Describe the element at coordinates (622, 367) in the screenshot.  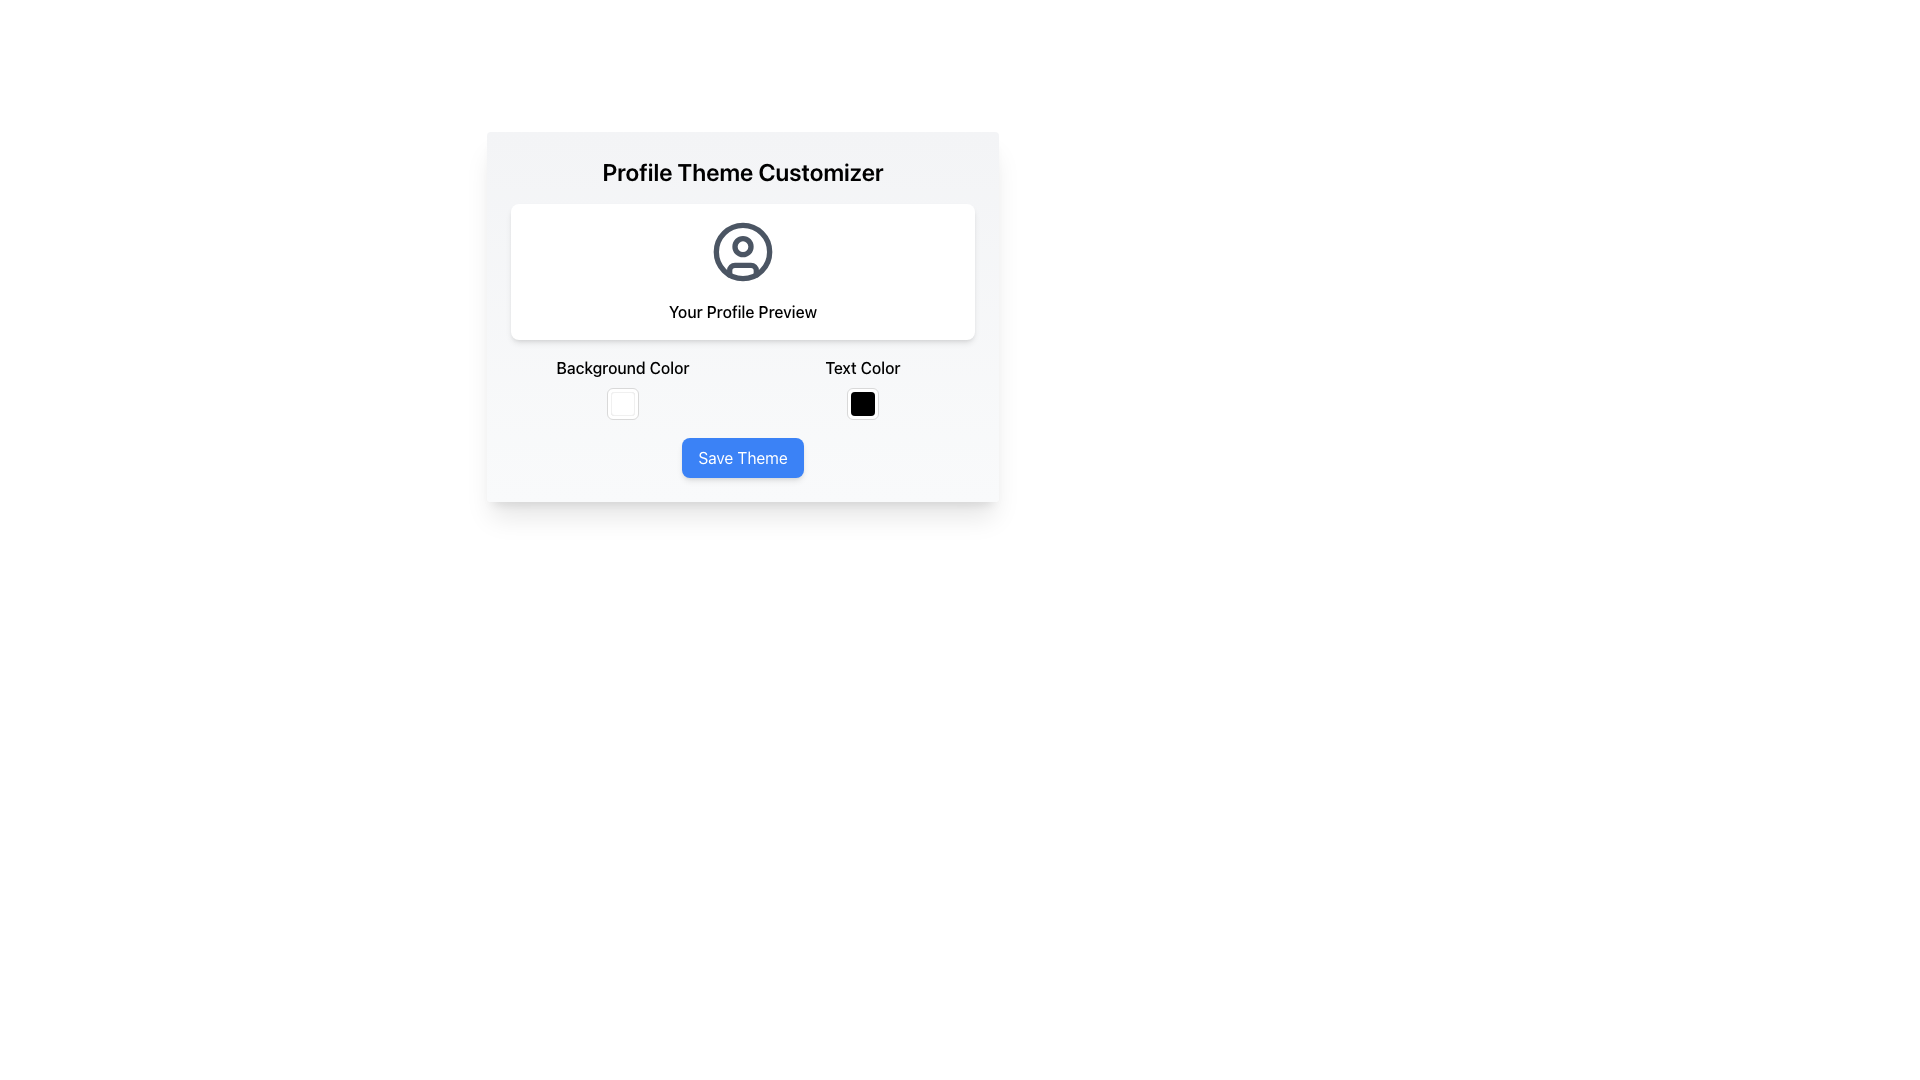
I see `the 'Background Color' text label located below the 'Your Profile Preview' section and above the checkbox and color picker interface` at that location.